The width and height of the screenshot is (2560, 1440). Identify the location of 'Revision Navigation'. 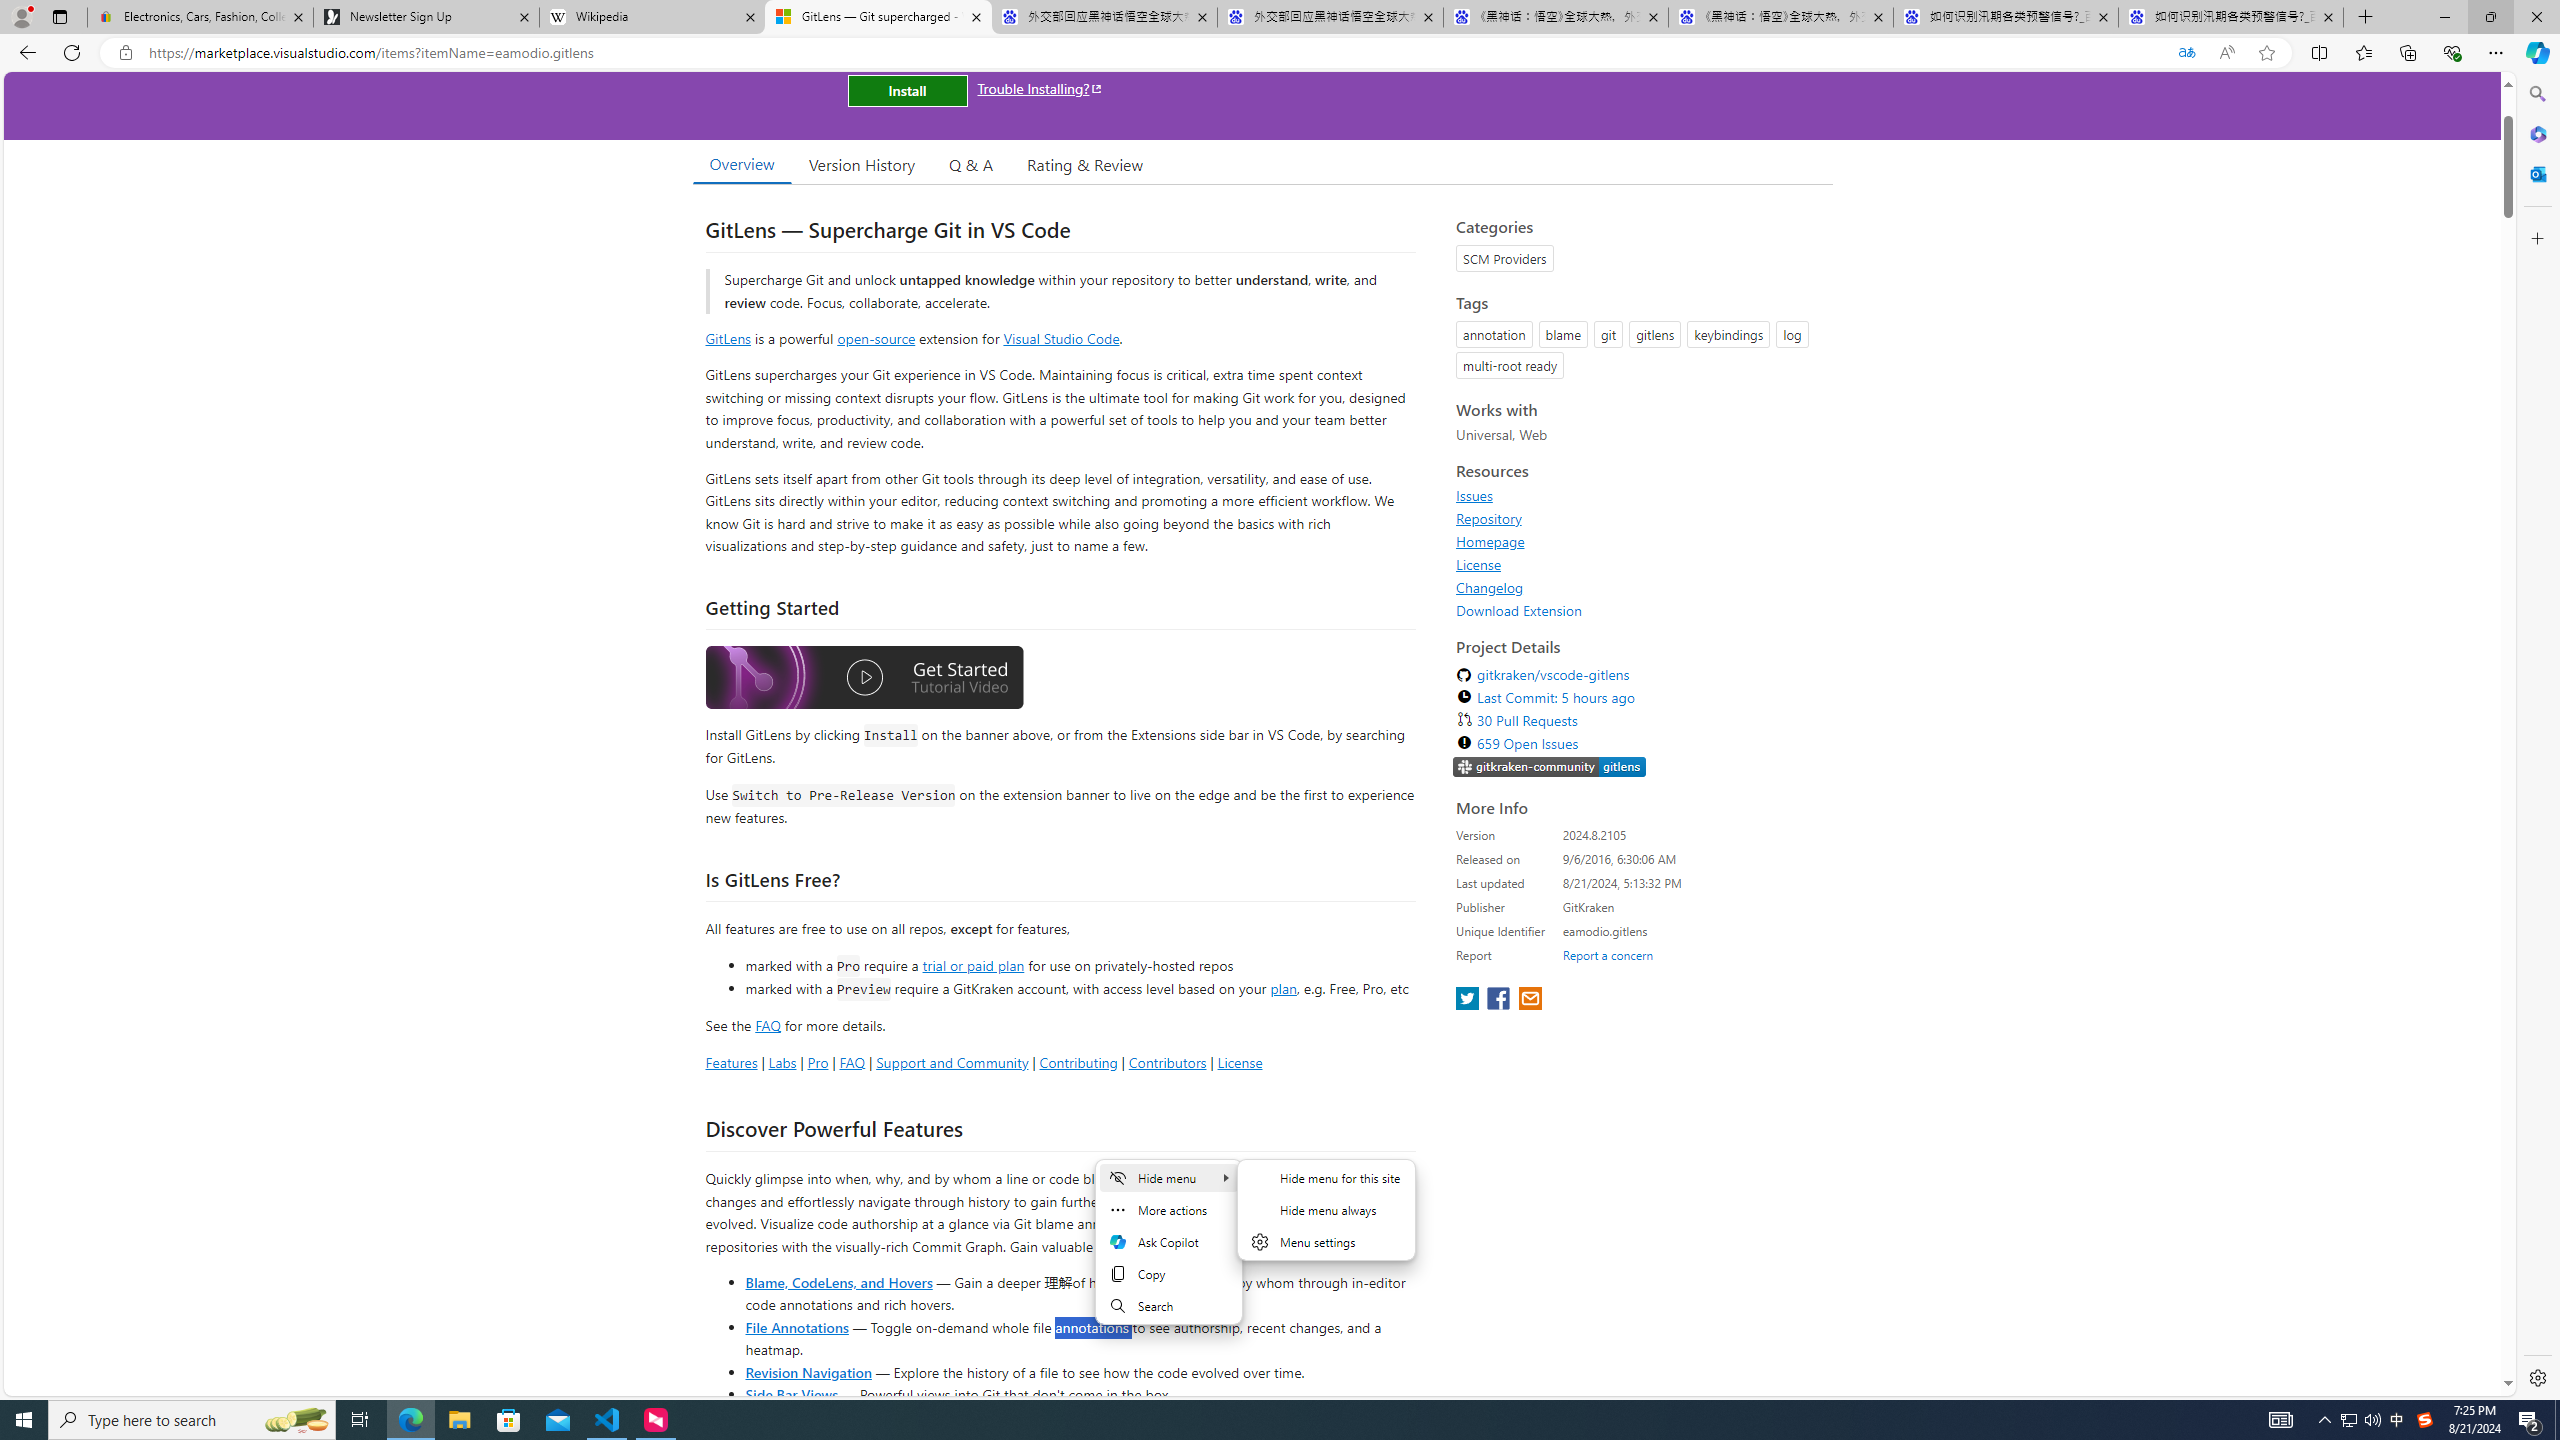
(807, 1371).